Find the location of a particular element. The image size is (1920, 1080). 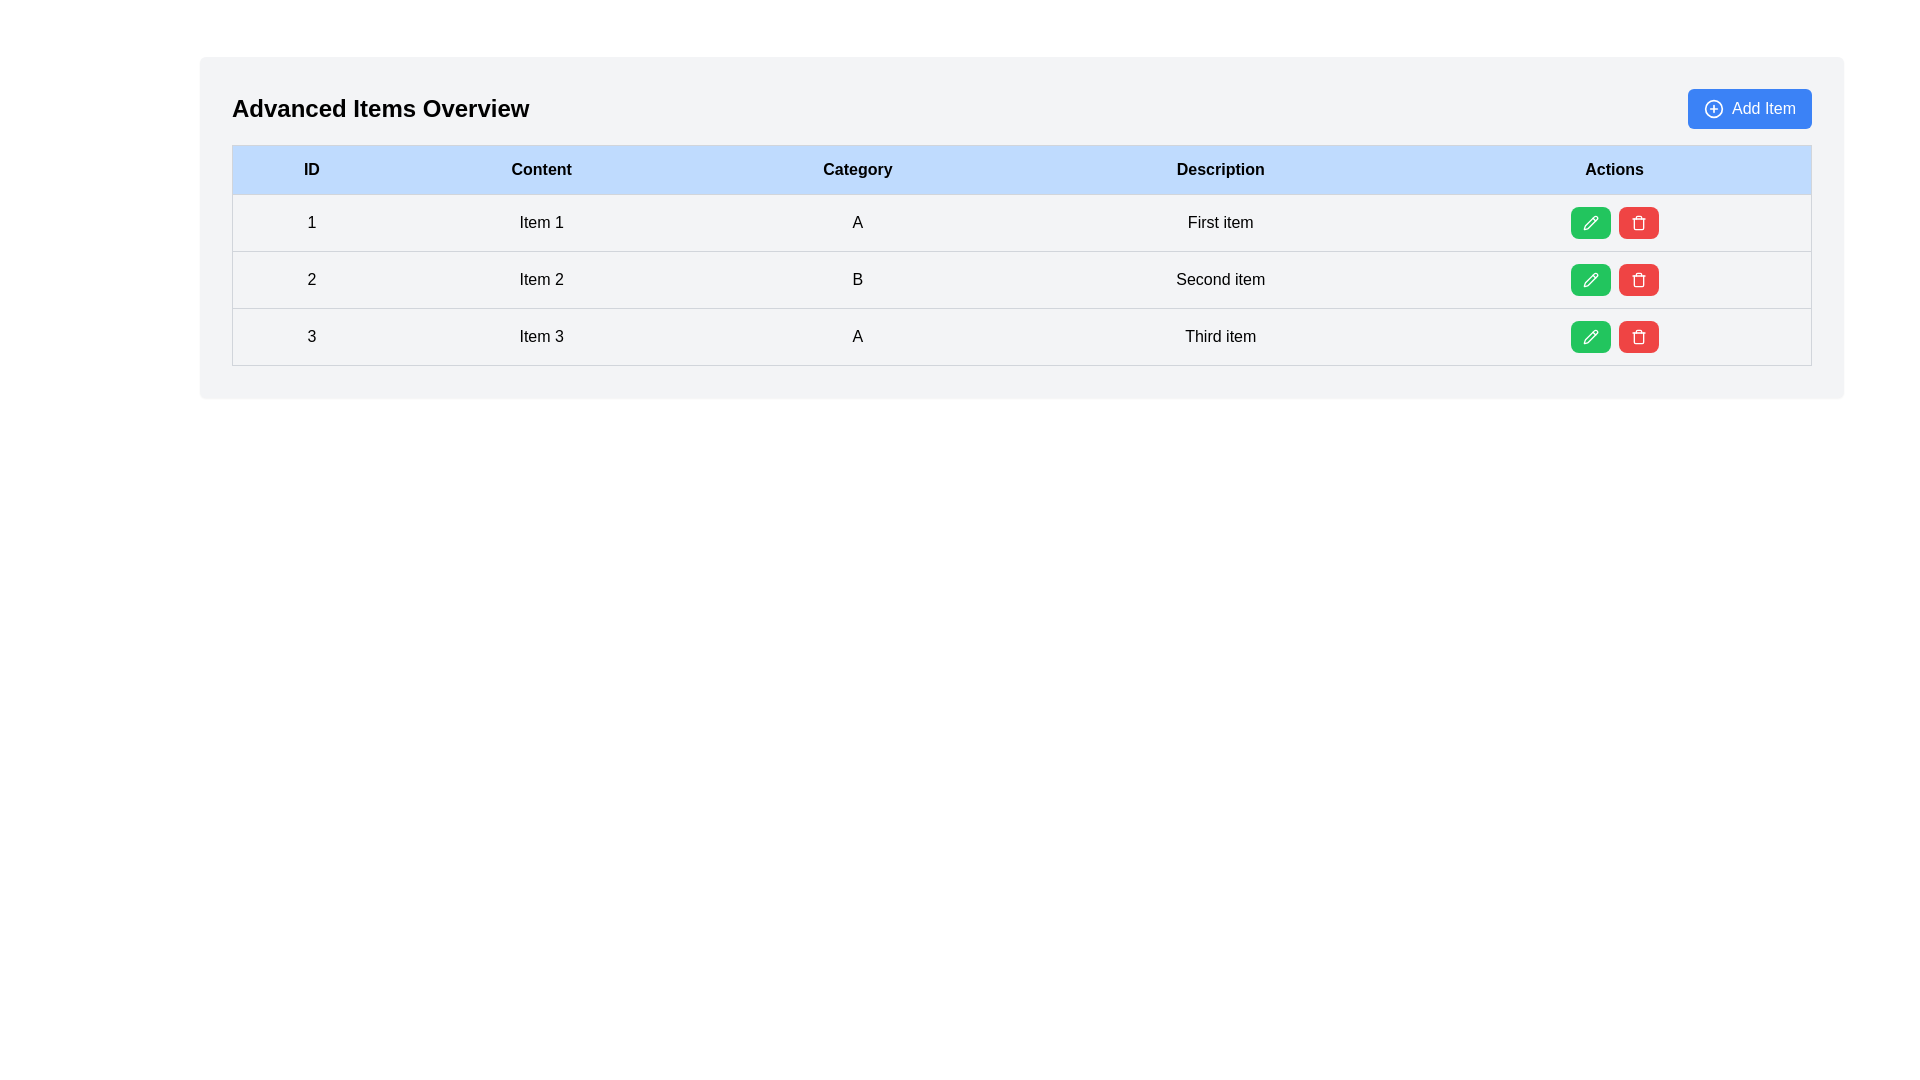

the delete button located in the 'Actions' column of the second row of the data table, positioned directly to the right of the green pencil icon button is located at coordinates (1638, 280).